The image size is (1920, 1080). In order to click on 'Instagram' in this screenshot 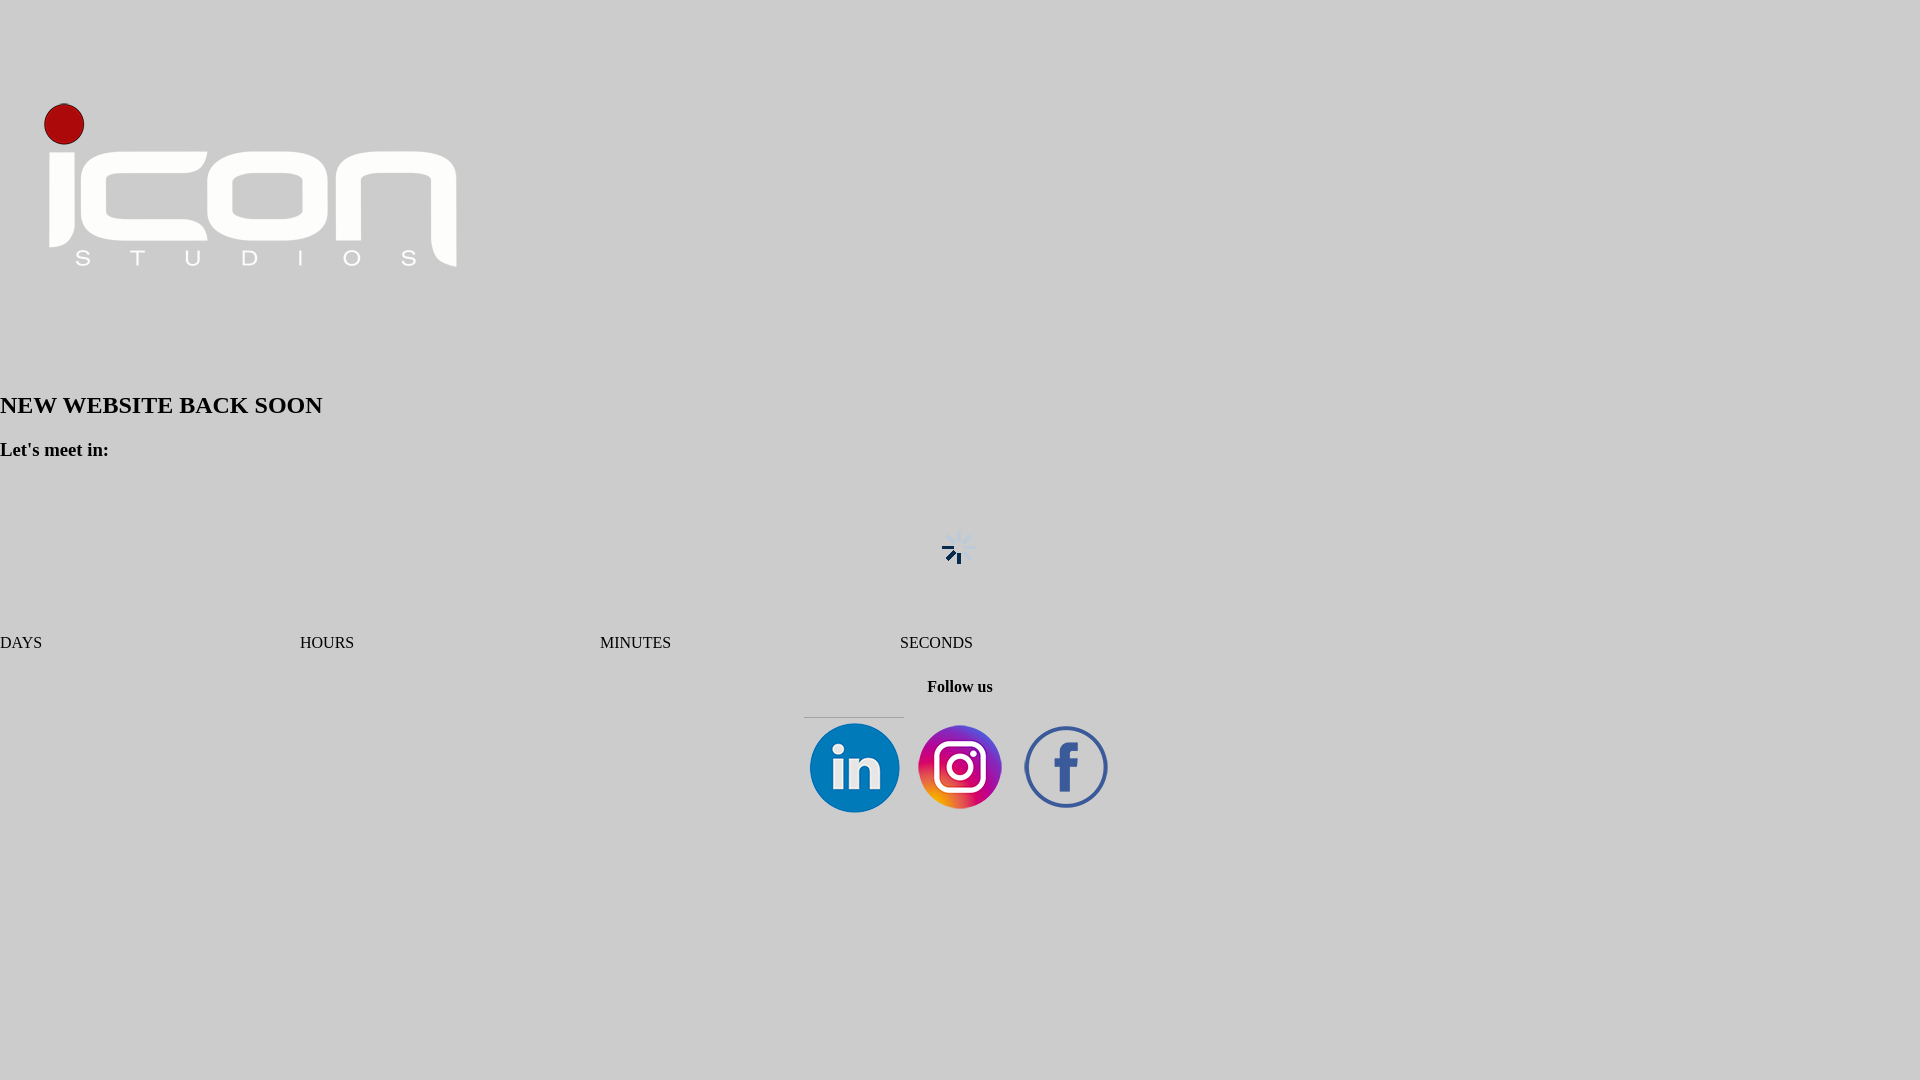, I will do `click(960, 766)`.